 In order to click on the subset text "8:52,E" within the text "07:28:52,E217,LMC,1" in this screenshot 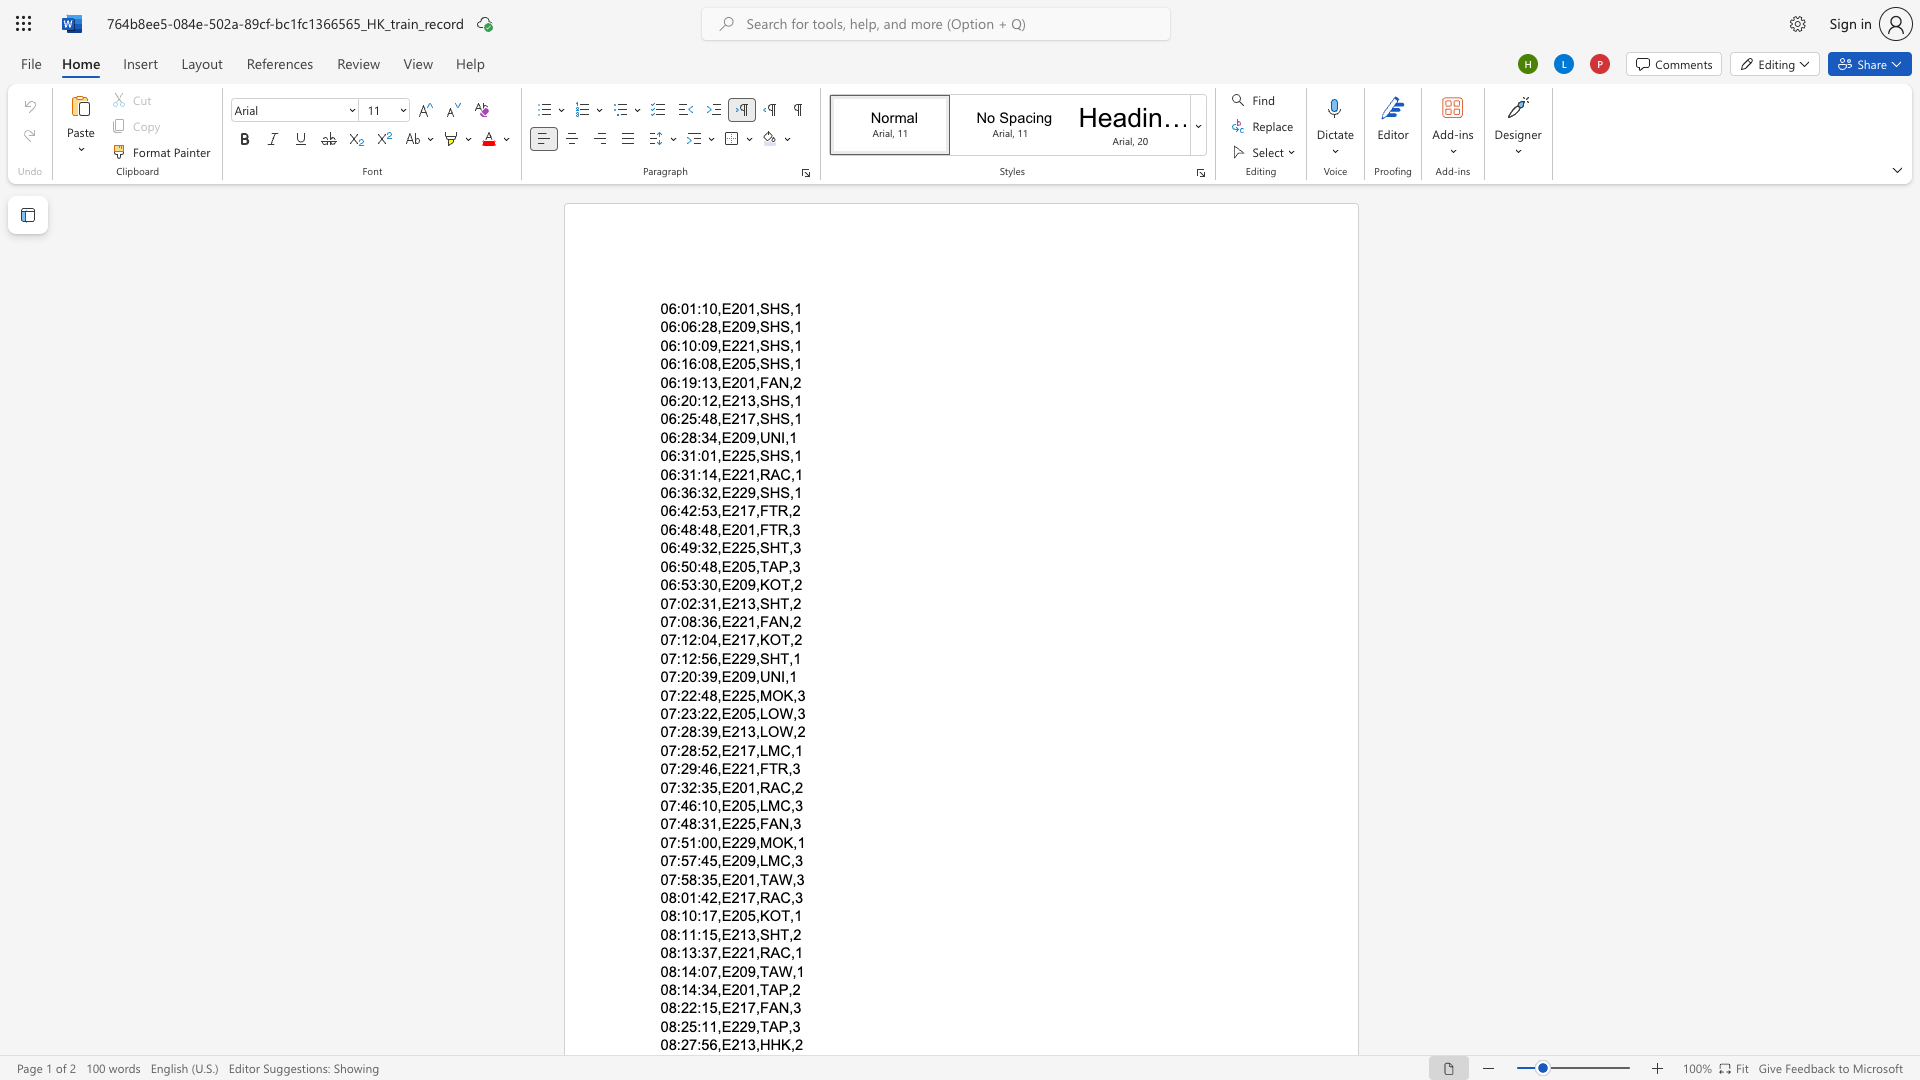, I will do `click(689, 750)`.